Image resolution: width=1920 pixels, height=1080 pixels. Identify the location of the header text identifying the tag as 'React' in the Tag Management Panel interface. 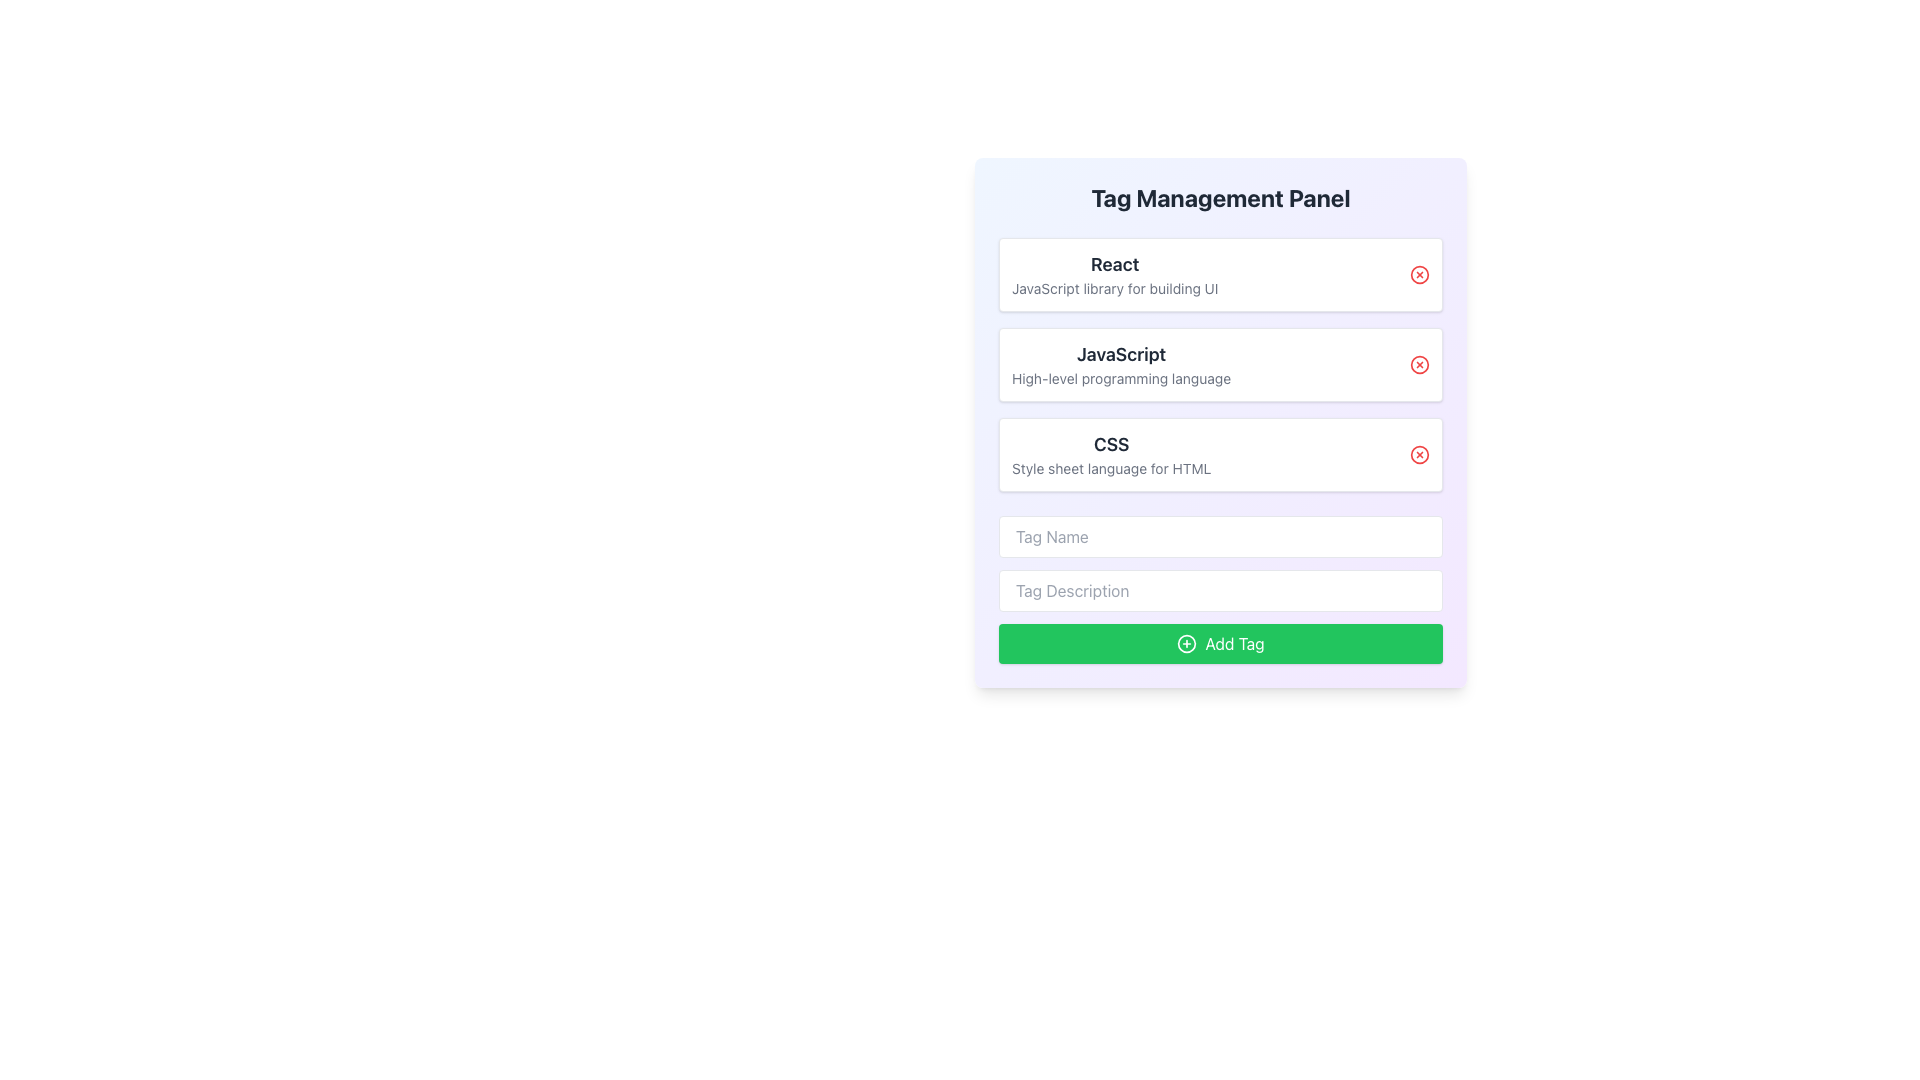
(1114, 264).